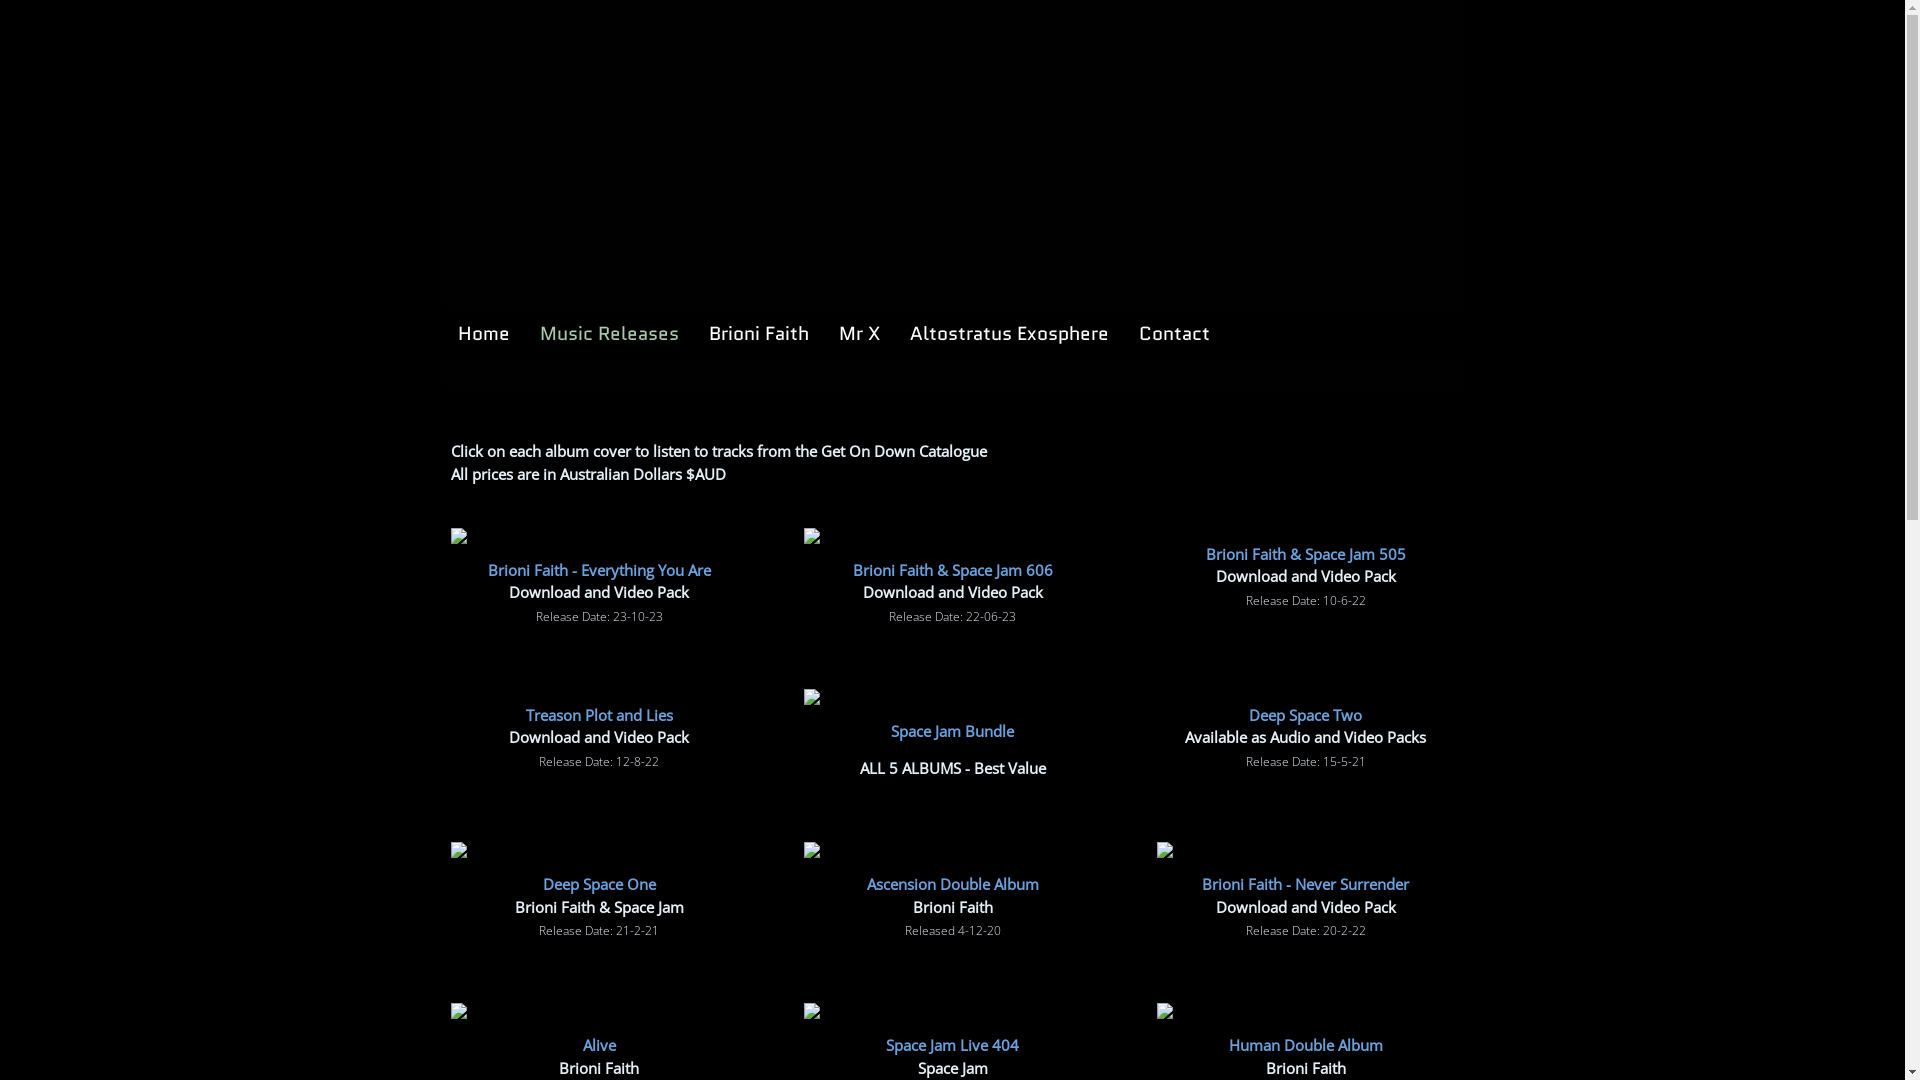 The height and width of the screenshot is (1080, 1920). Describe the element at coordinates (1305, 1044) in the screenshot. I see `'Human Double Album'` at that location.